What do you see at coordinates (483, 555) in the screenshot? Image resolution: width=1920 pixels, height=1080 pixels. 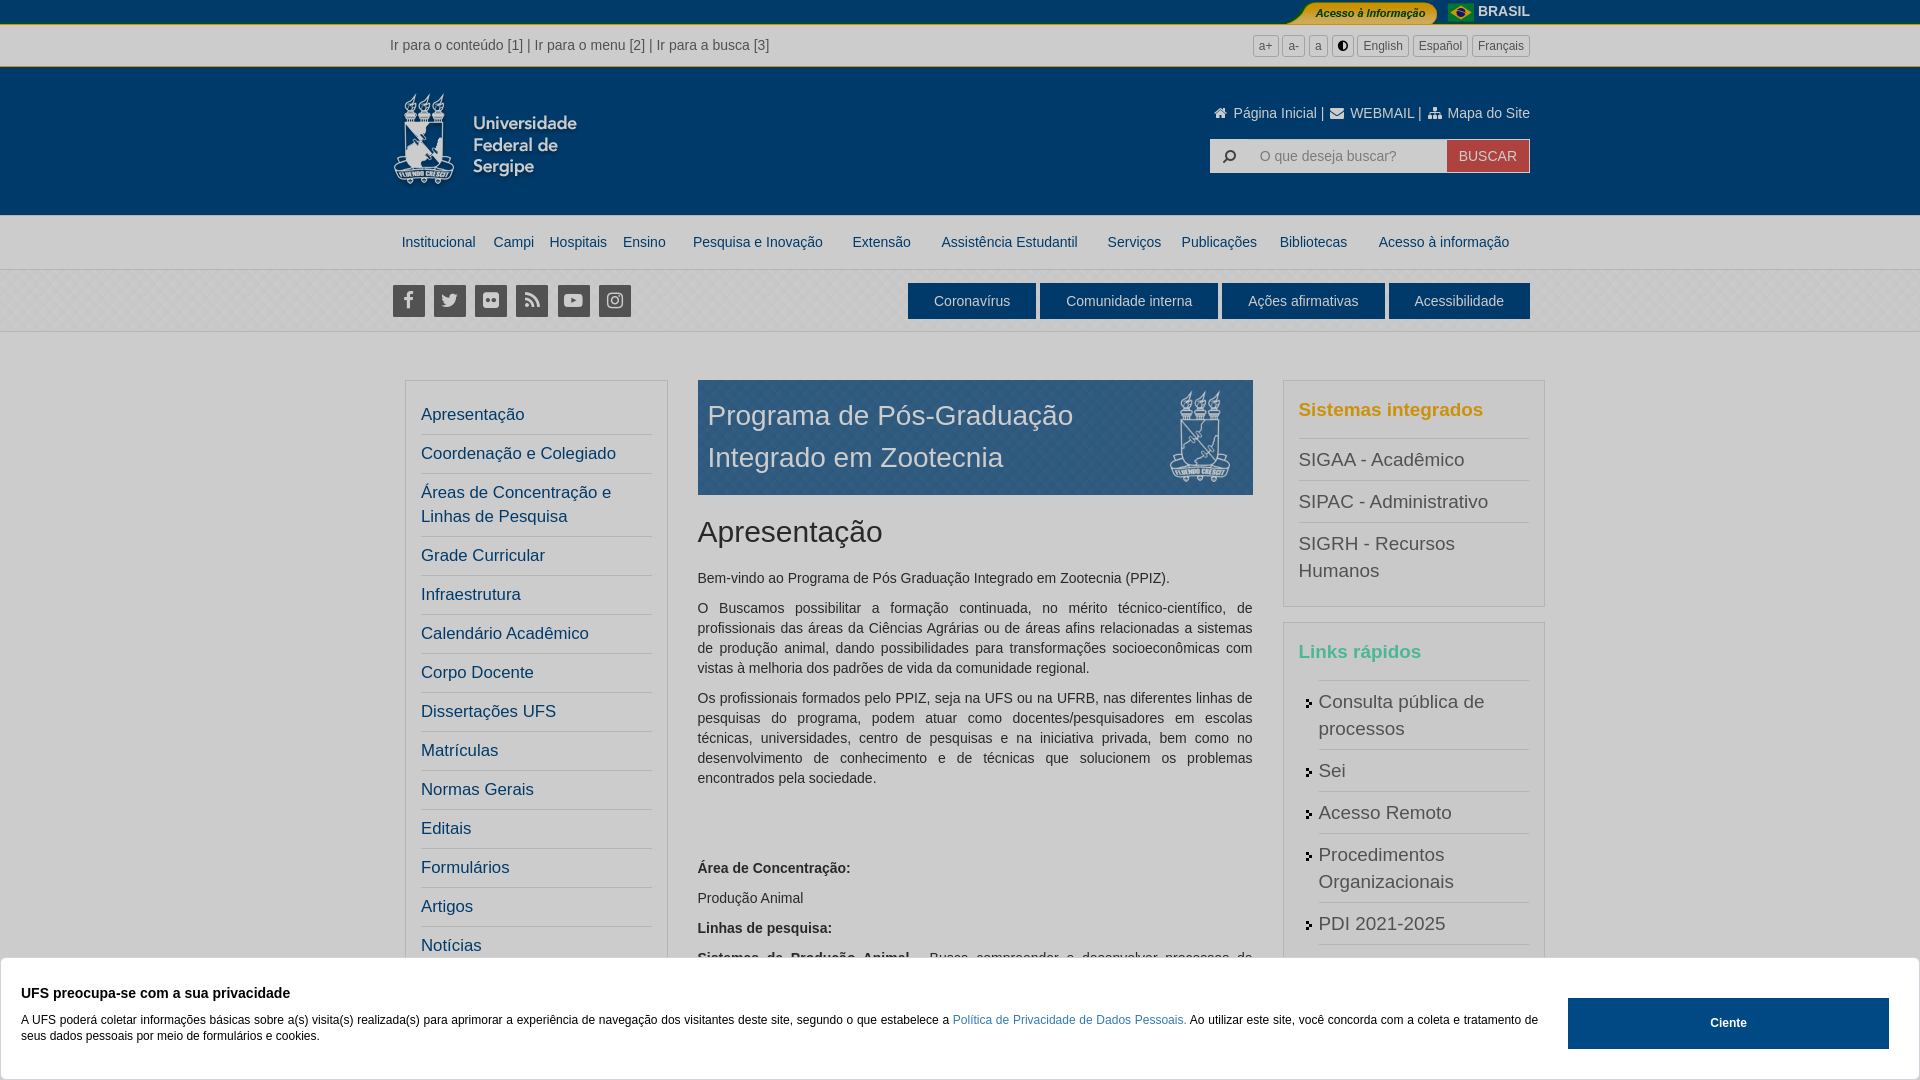 I see `'Grade Curricular'` at bounding box center [483, 555].